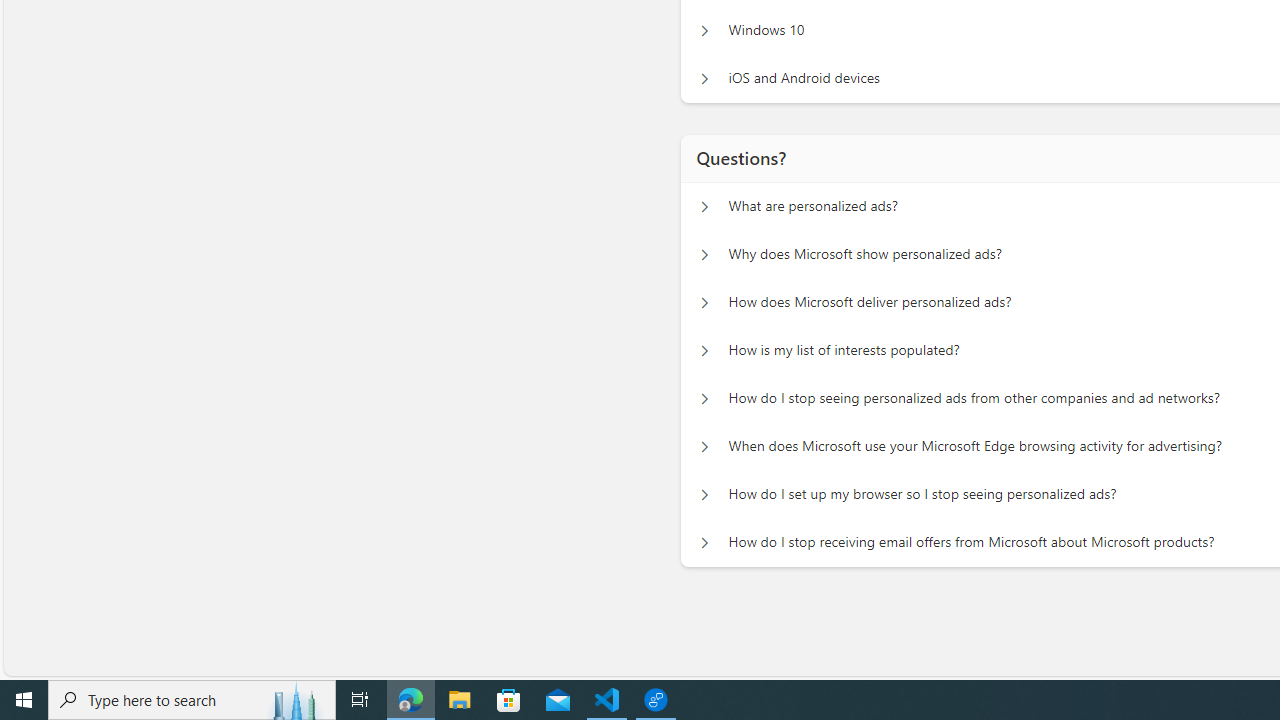 The image size is (1280, 720). Describe the element at coordinates (704, 303) in the screenshot. I see `'Questions? How does Microsoft deliver personalized ads?'` at that location.